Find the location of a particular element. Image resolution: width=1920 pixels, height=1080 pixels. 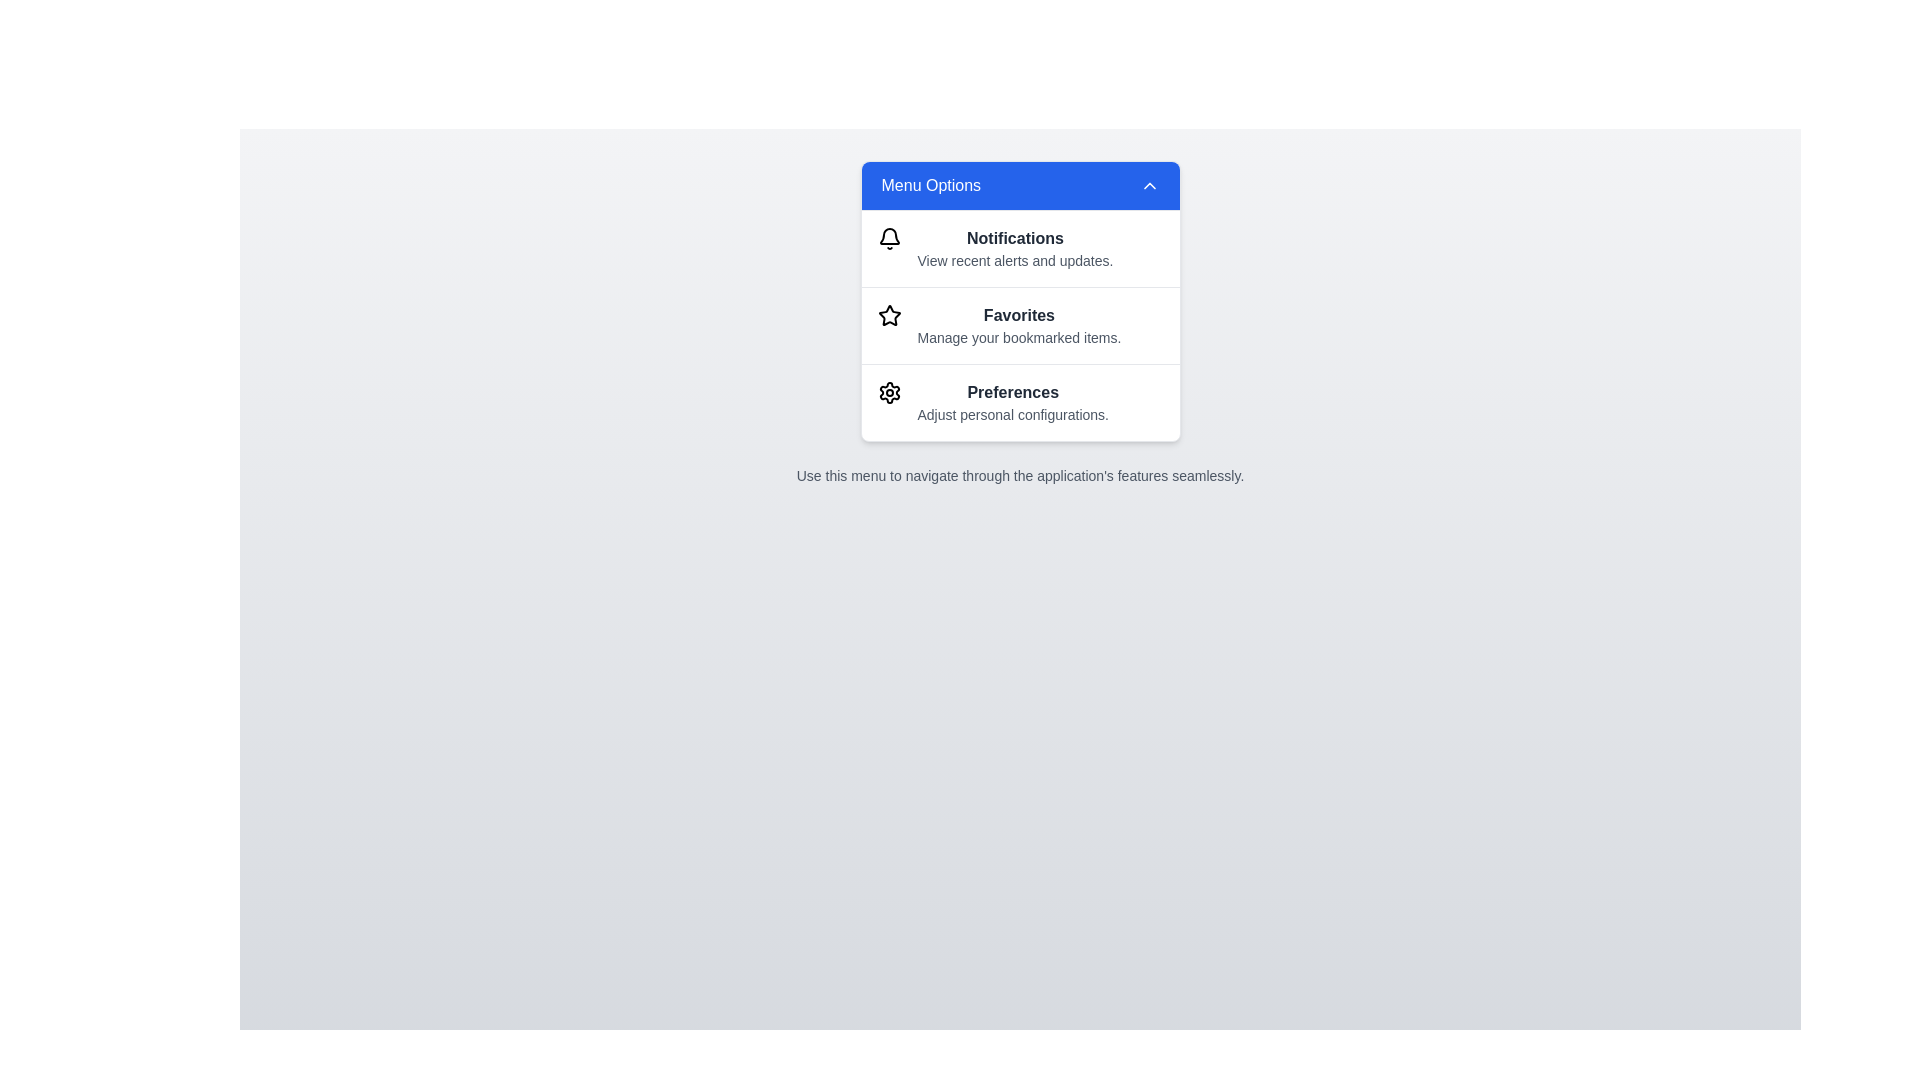

the menu option Preferences from the VibrantInteractiveMenu is located at coordinates (1020, 402).